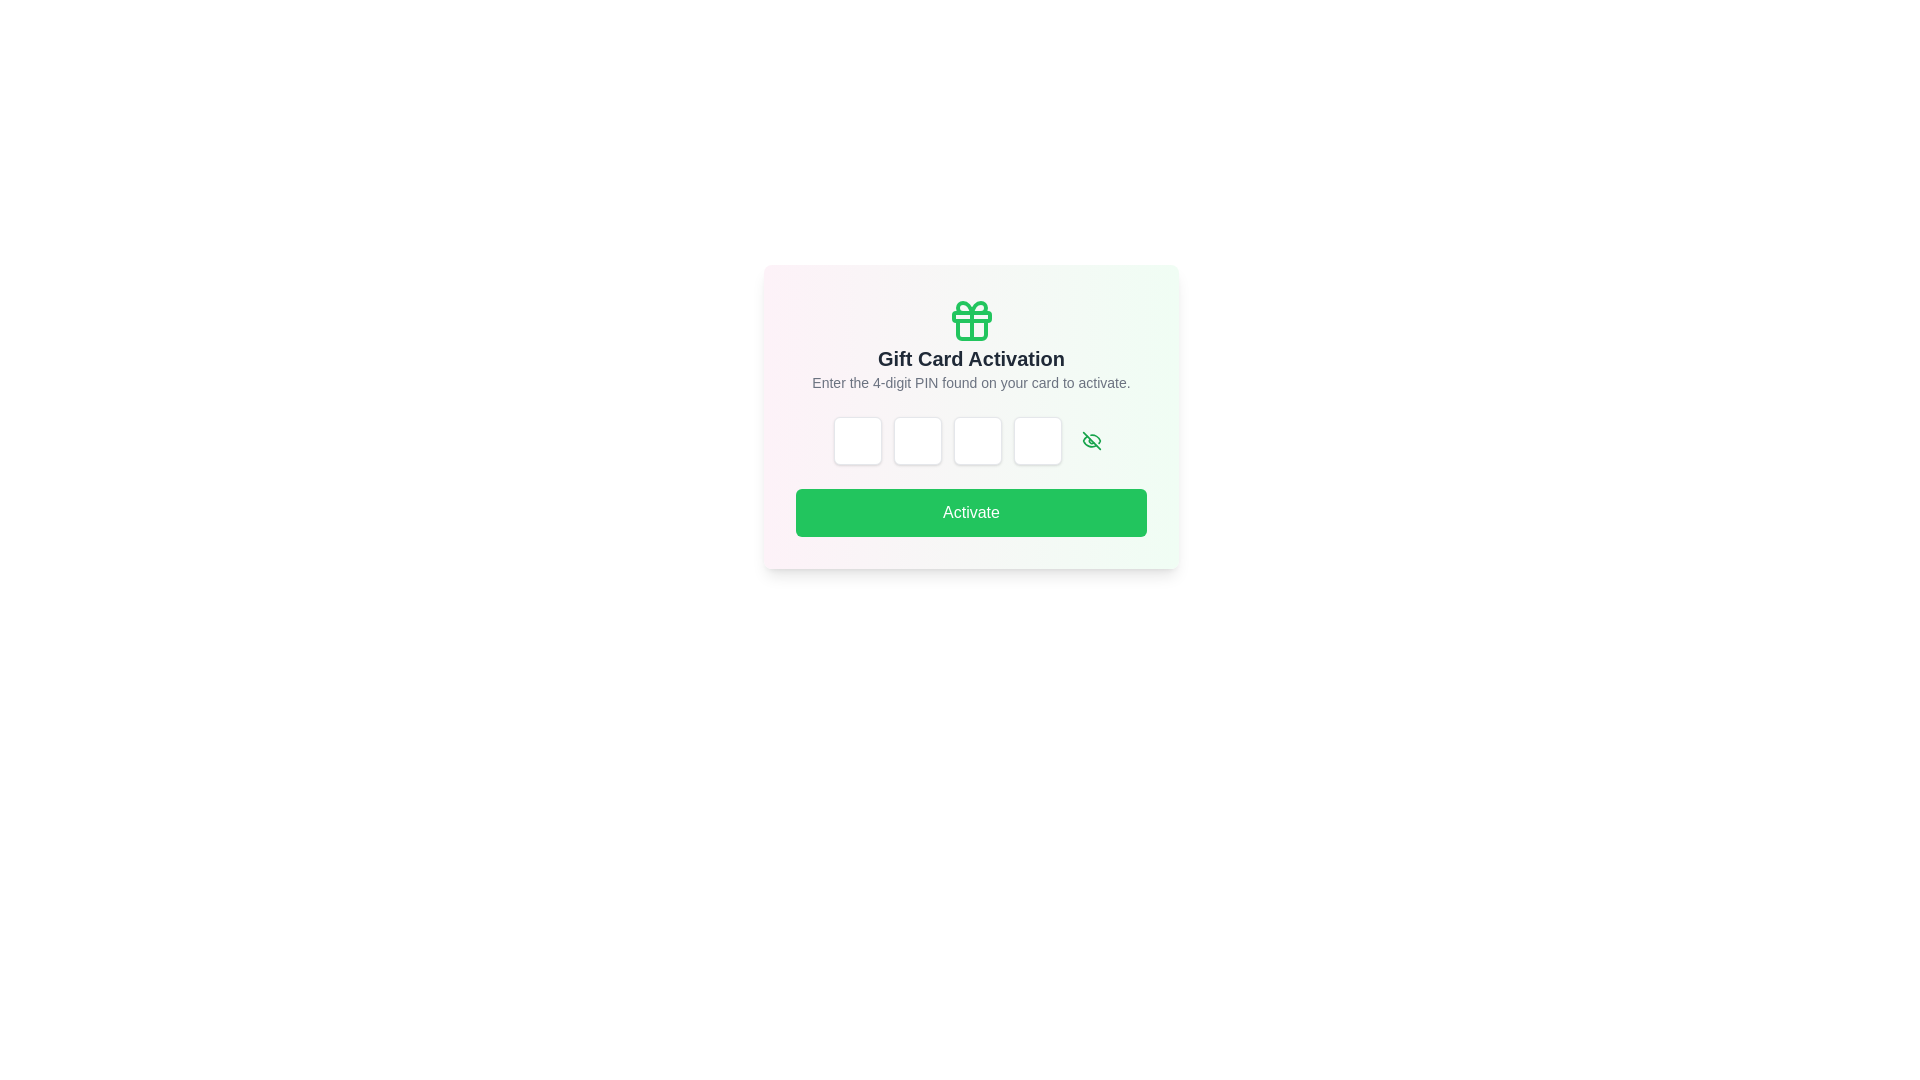  What do you see at coordinates (971, 382) in the screenshot?
I see `the static text element that instructs users to enter a 4-digit PIN, located below the 'Gift Card Activation' title text in a centered modal box` at bounding box center [971, 382].